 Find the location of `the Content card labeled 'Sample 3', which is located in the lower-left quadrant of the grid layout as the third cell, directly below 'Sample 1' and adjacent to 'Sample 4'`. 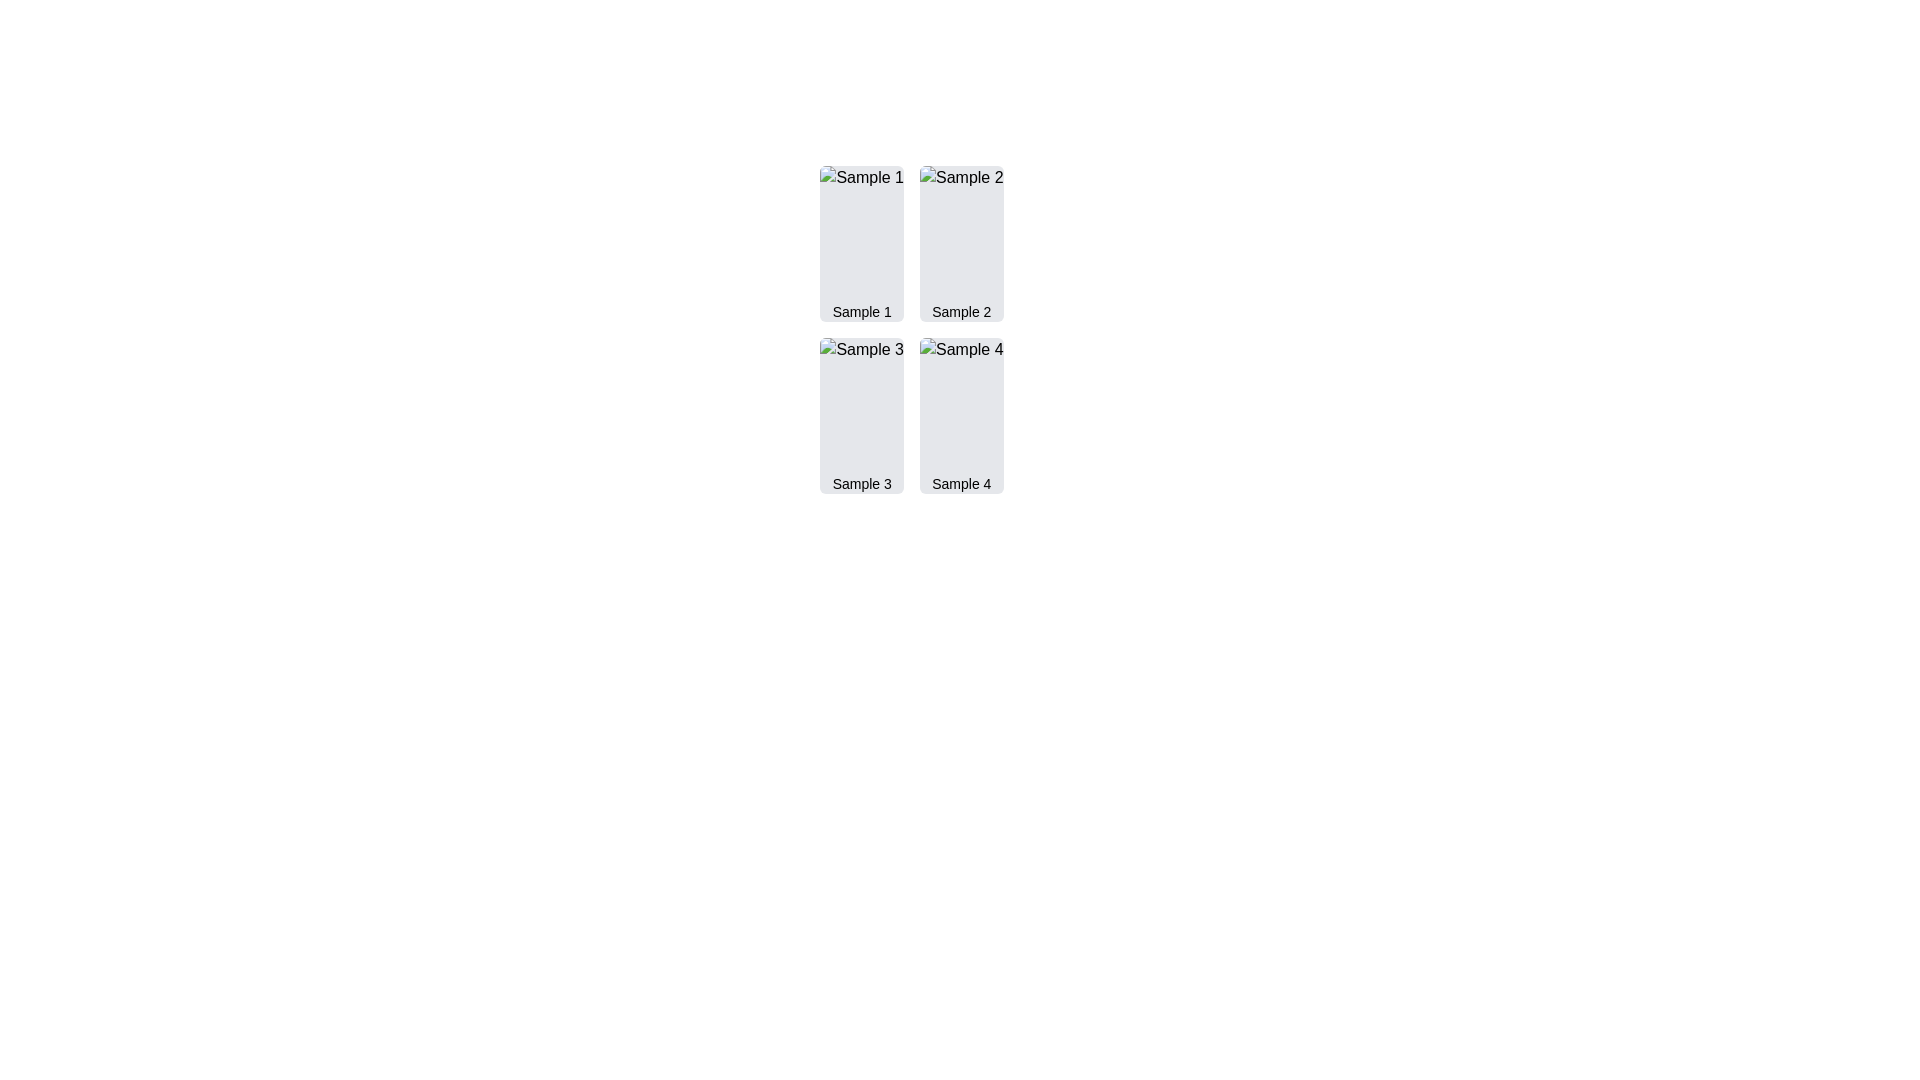

the Content card labeled 'Sample 3', which is located in the lower-left quadrant of the grid layout as the third cell, directly below 'Sample 1' and adjacent to 'Sample 4' is located at coordinates (862, 415).